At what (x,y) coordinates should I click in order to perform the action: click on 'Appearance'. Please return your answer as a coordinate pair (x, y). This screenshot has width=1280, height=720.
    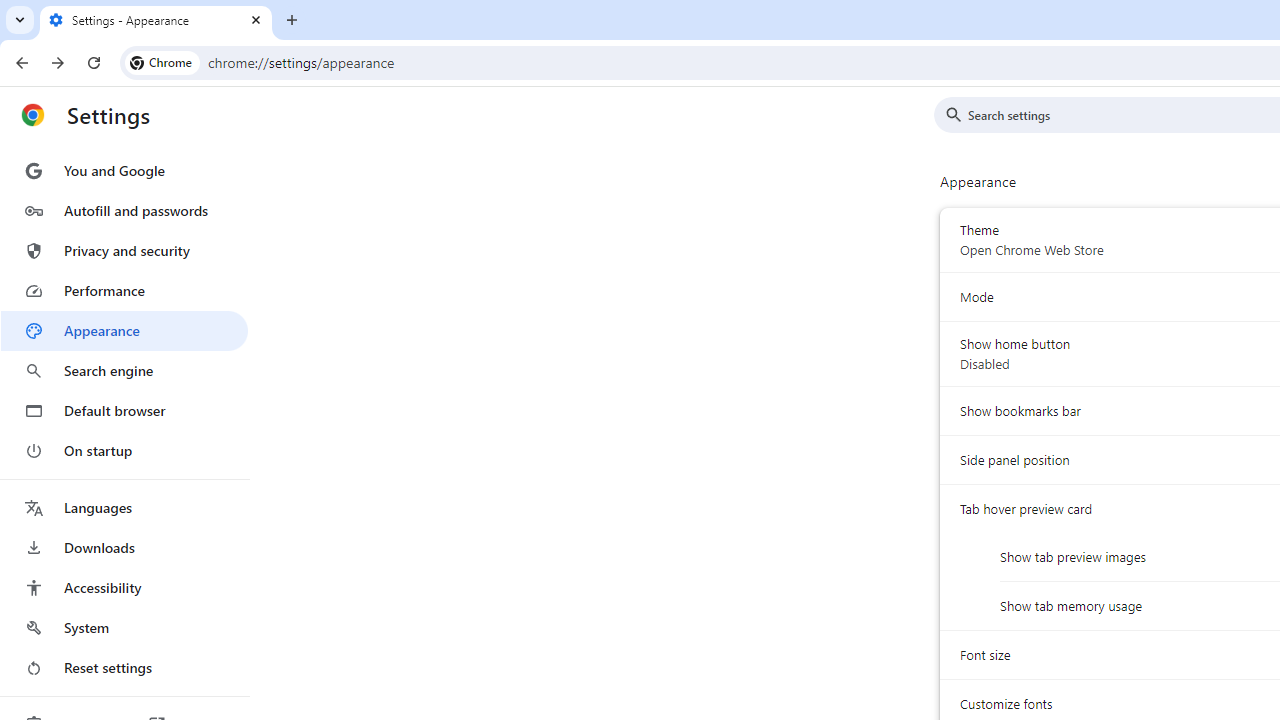
    Looking at the image, I should click on (123, 330).